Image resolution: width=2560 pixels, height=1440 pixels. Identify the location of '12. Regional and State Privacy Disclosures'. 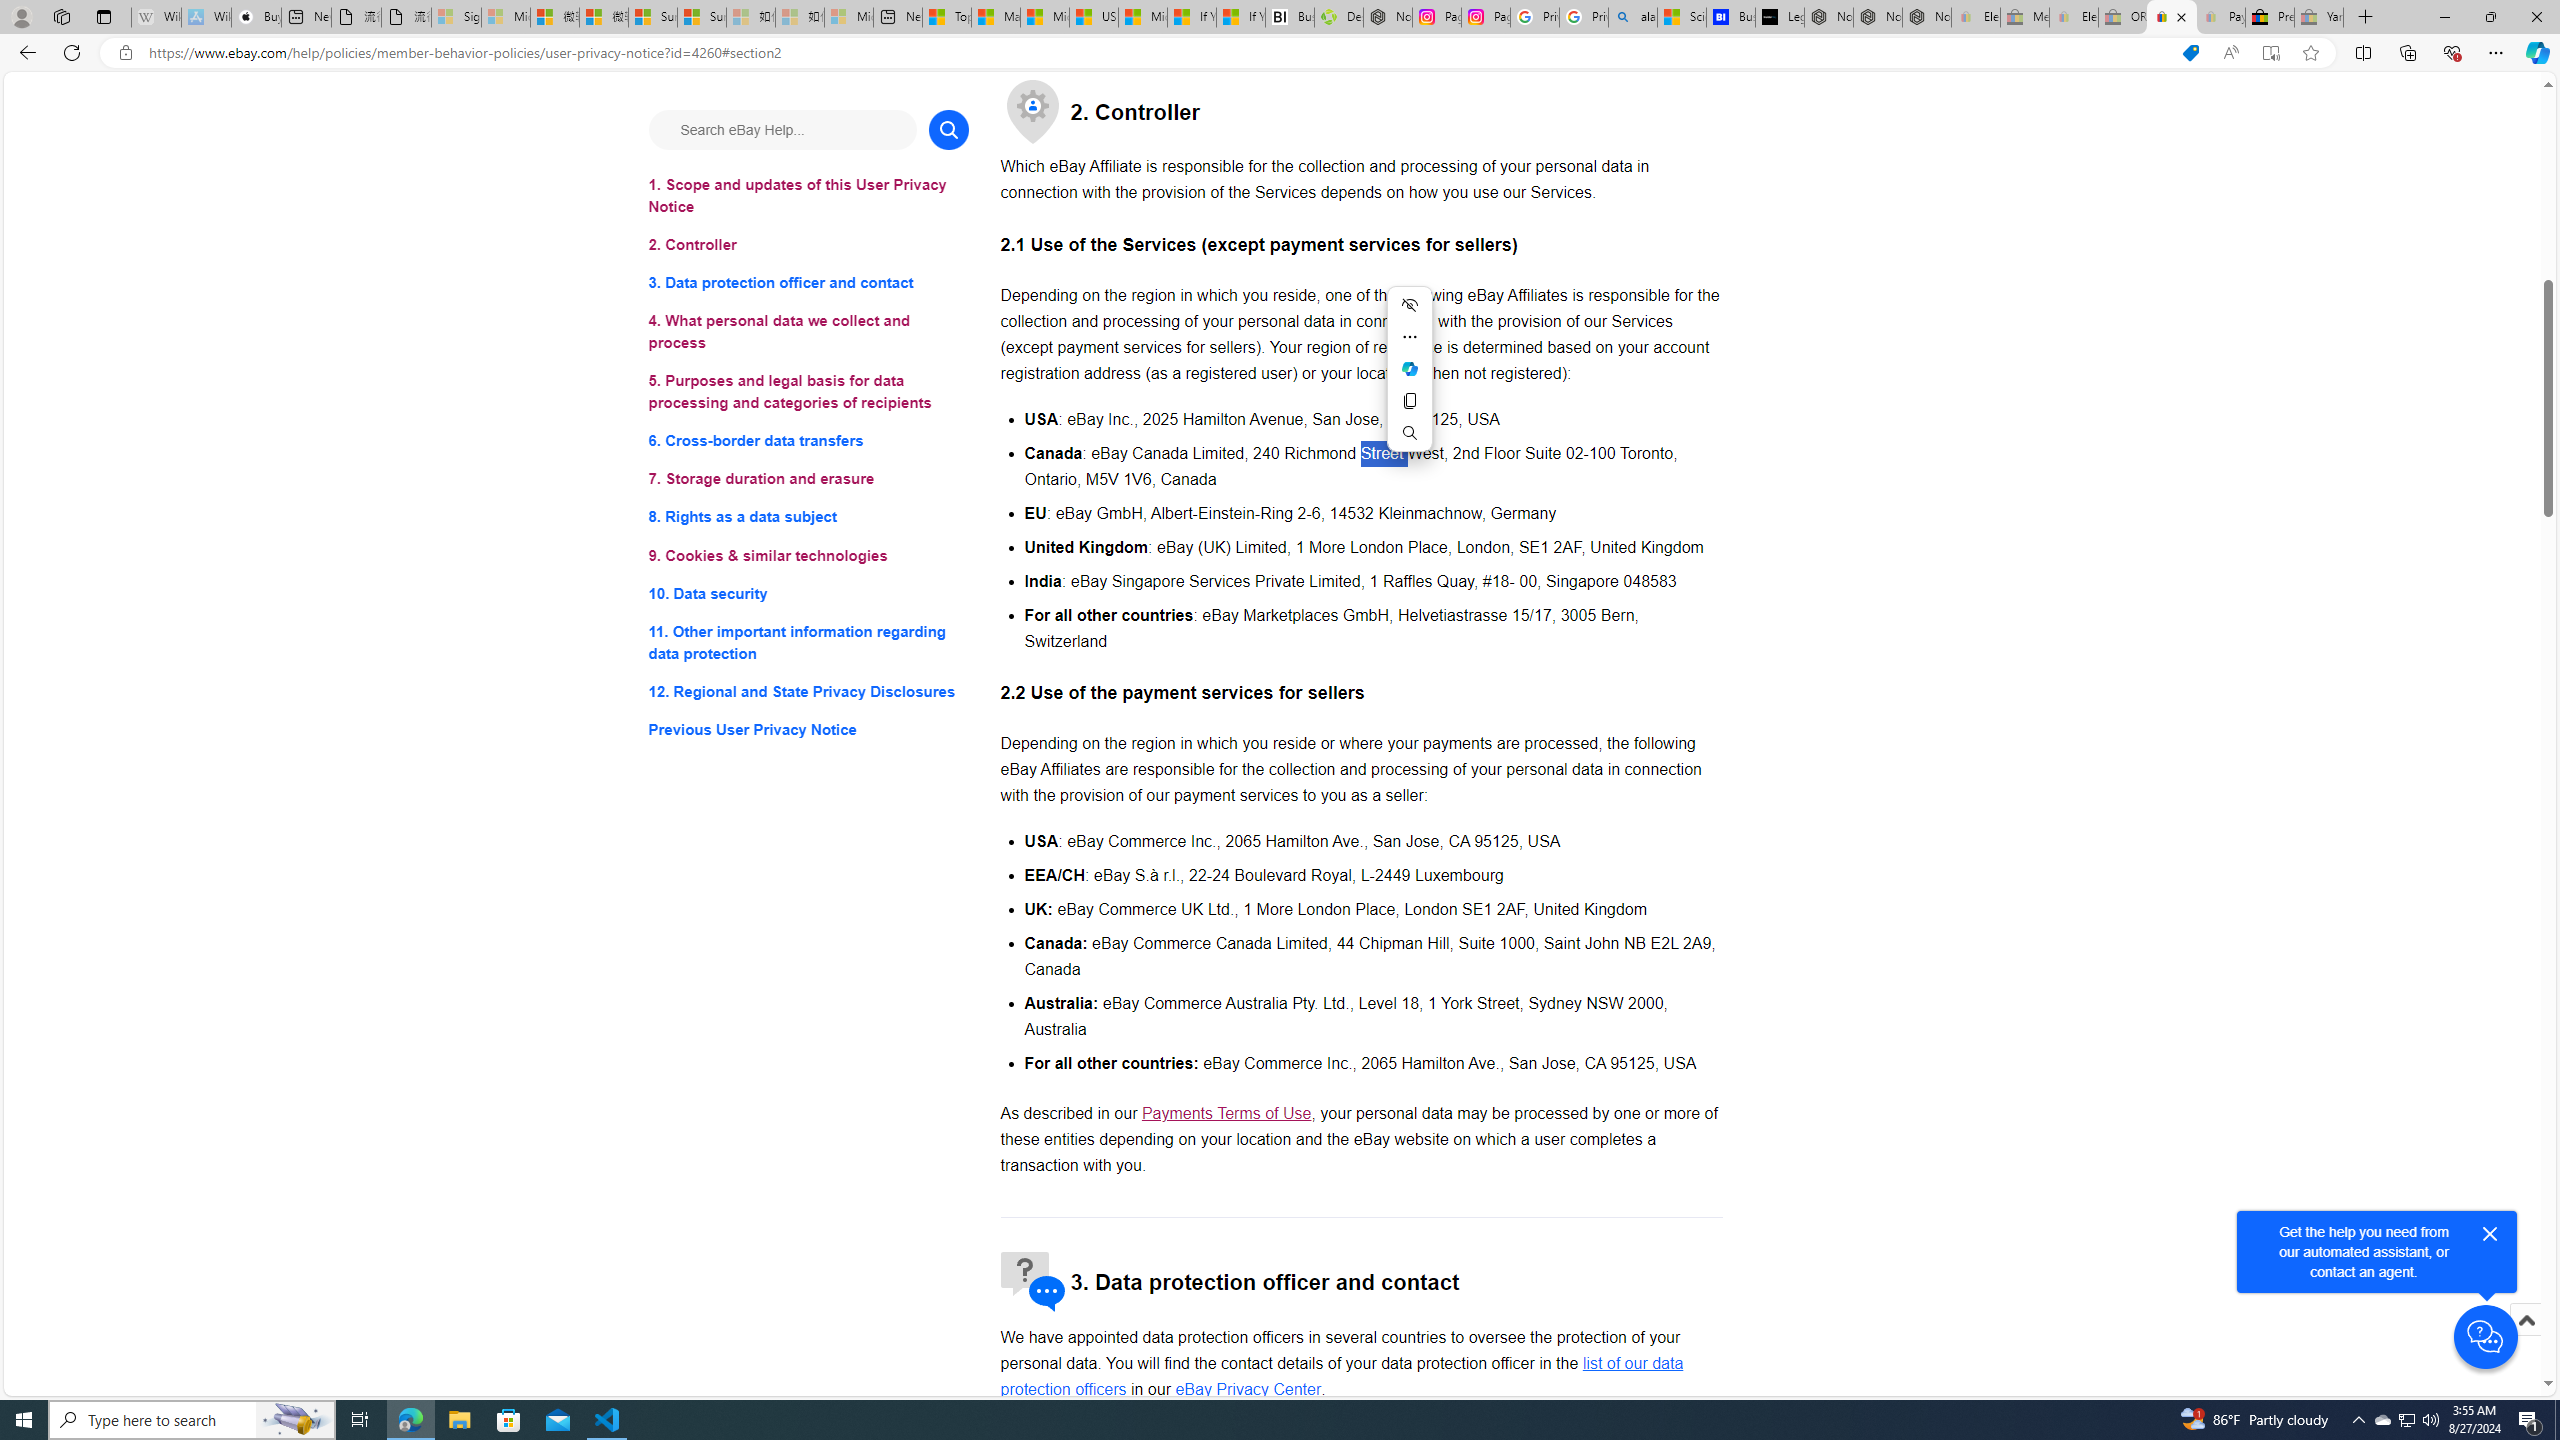
(807, 690).